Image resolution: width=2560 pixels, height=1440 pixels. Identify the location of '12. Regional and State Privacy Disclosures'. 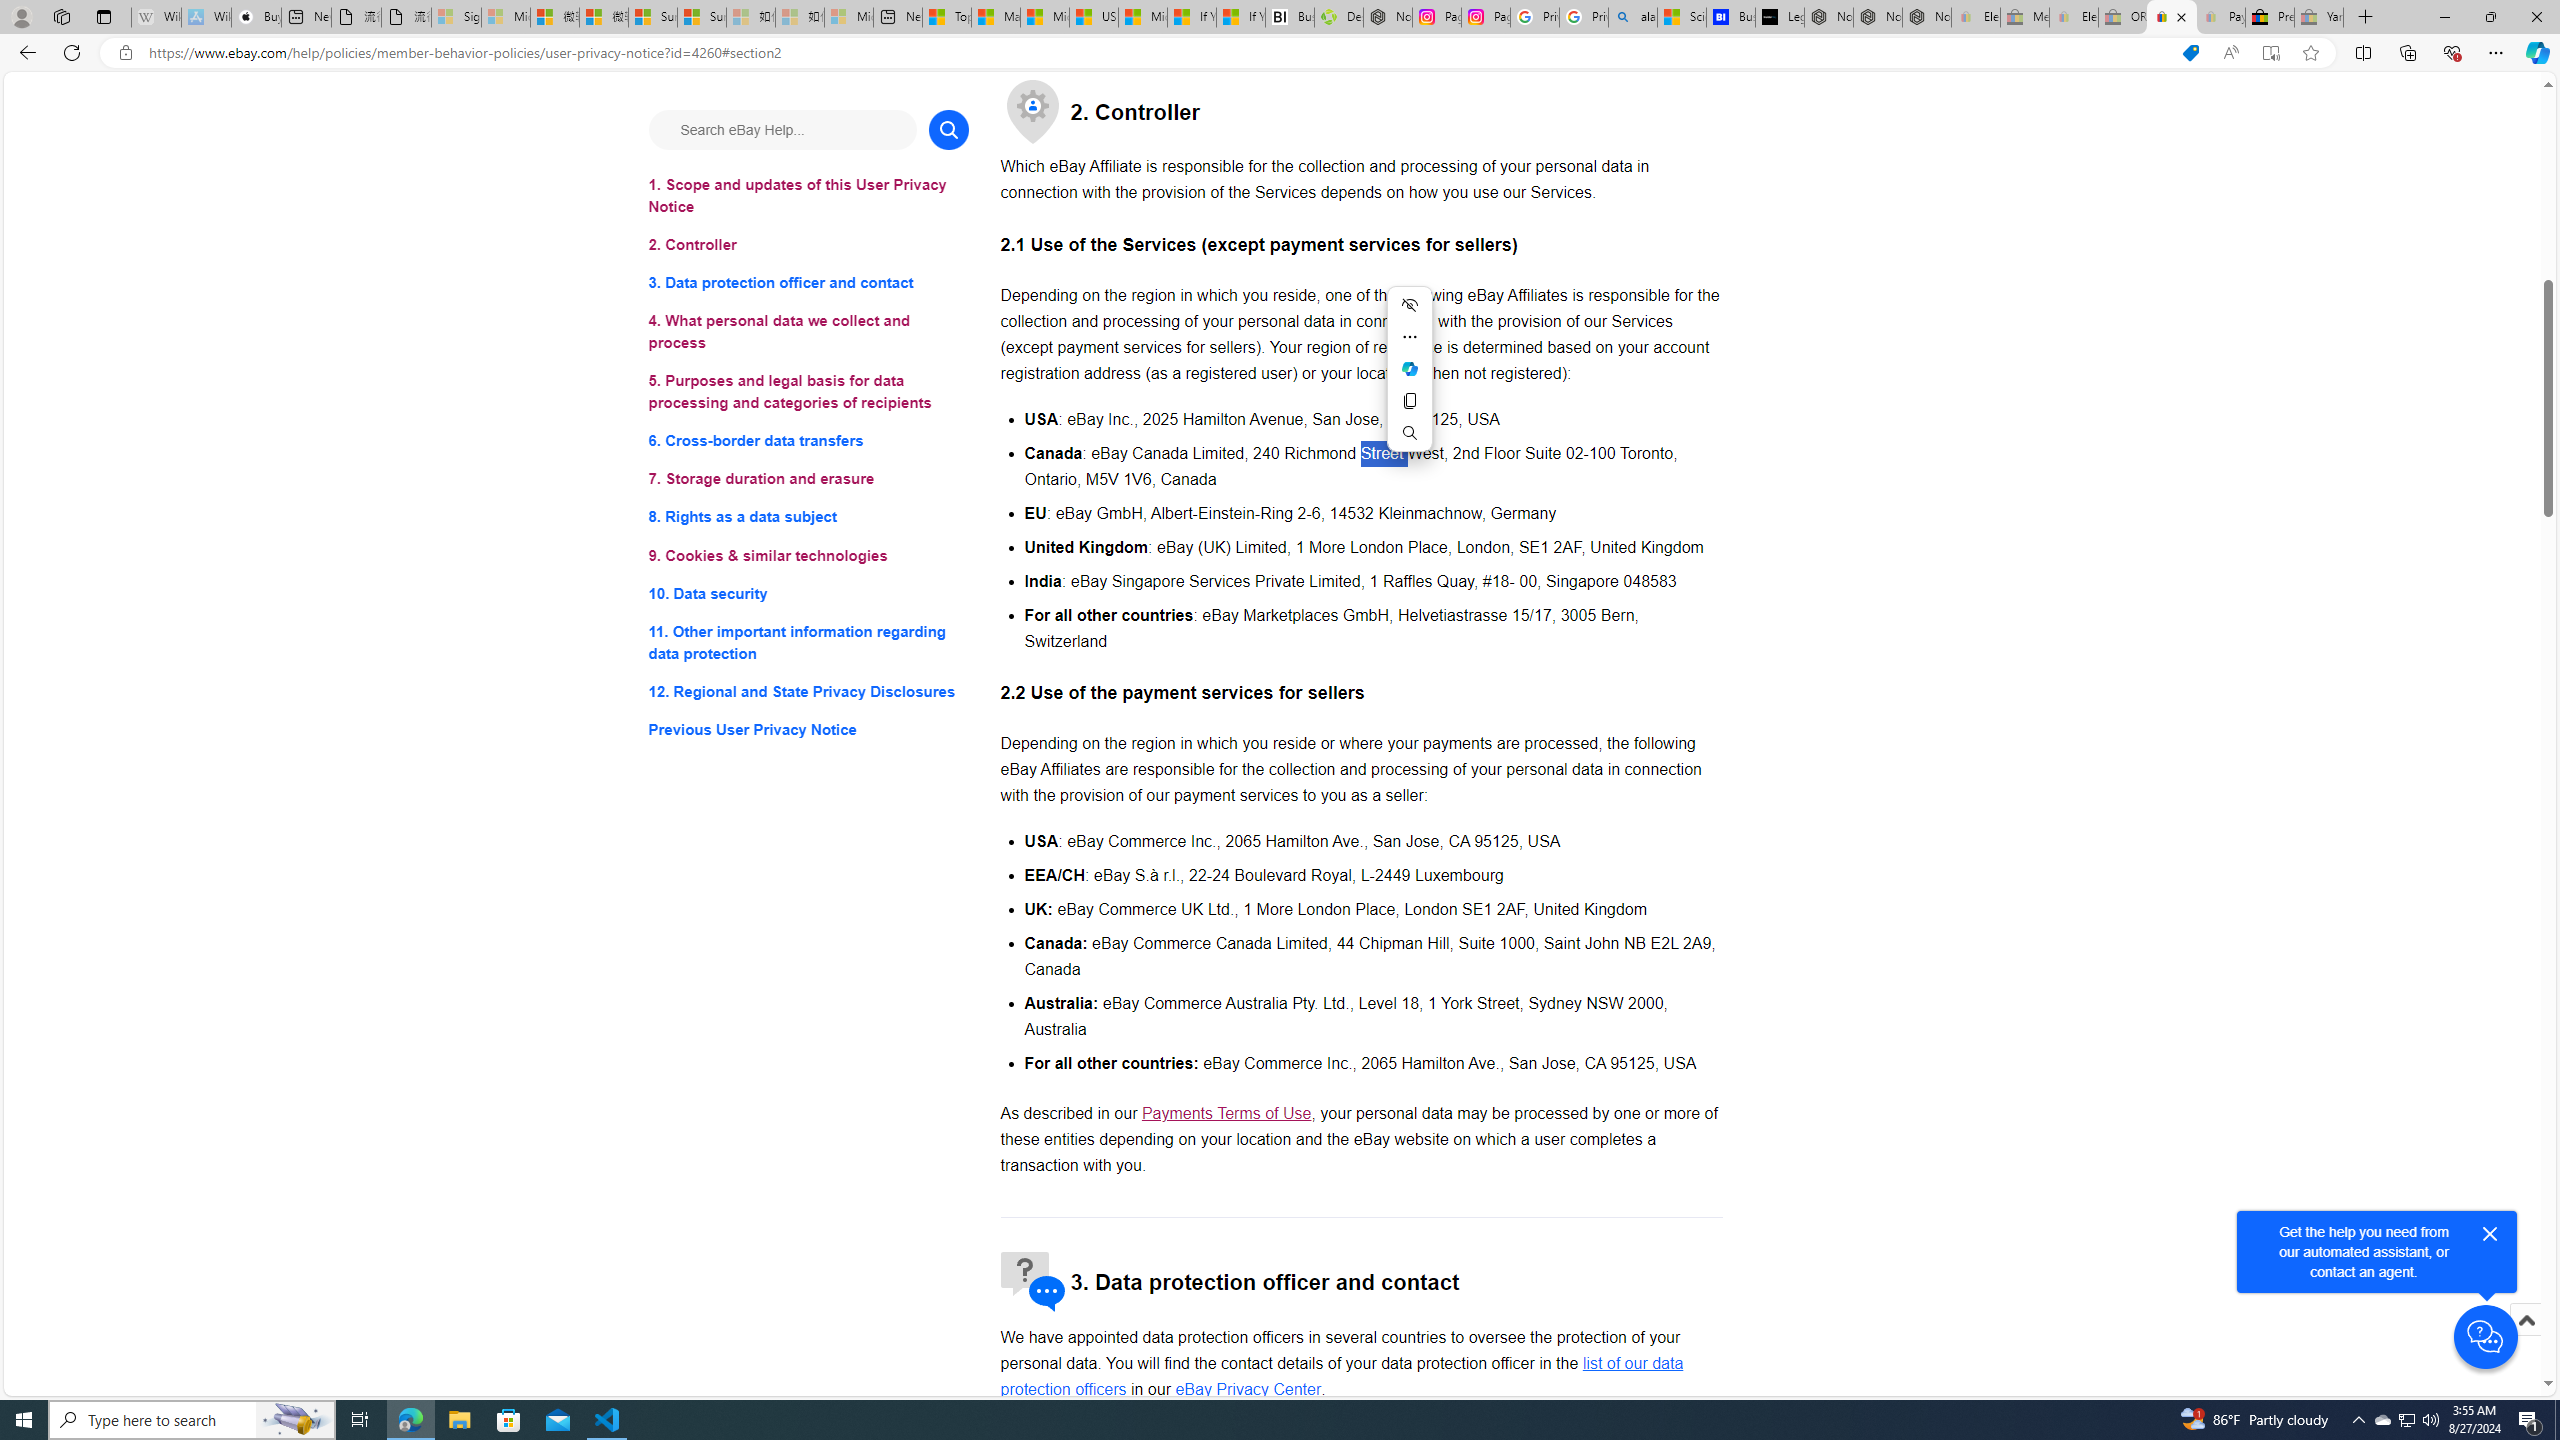
(807, 690).